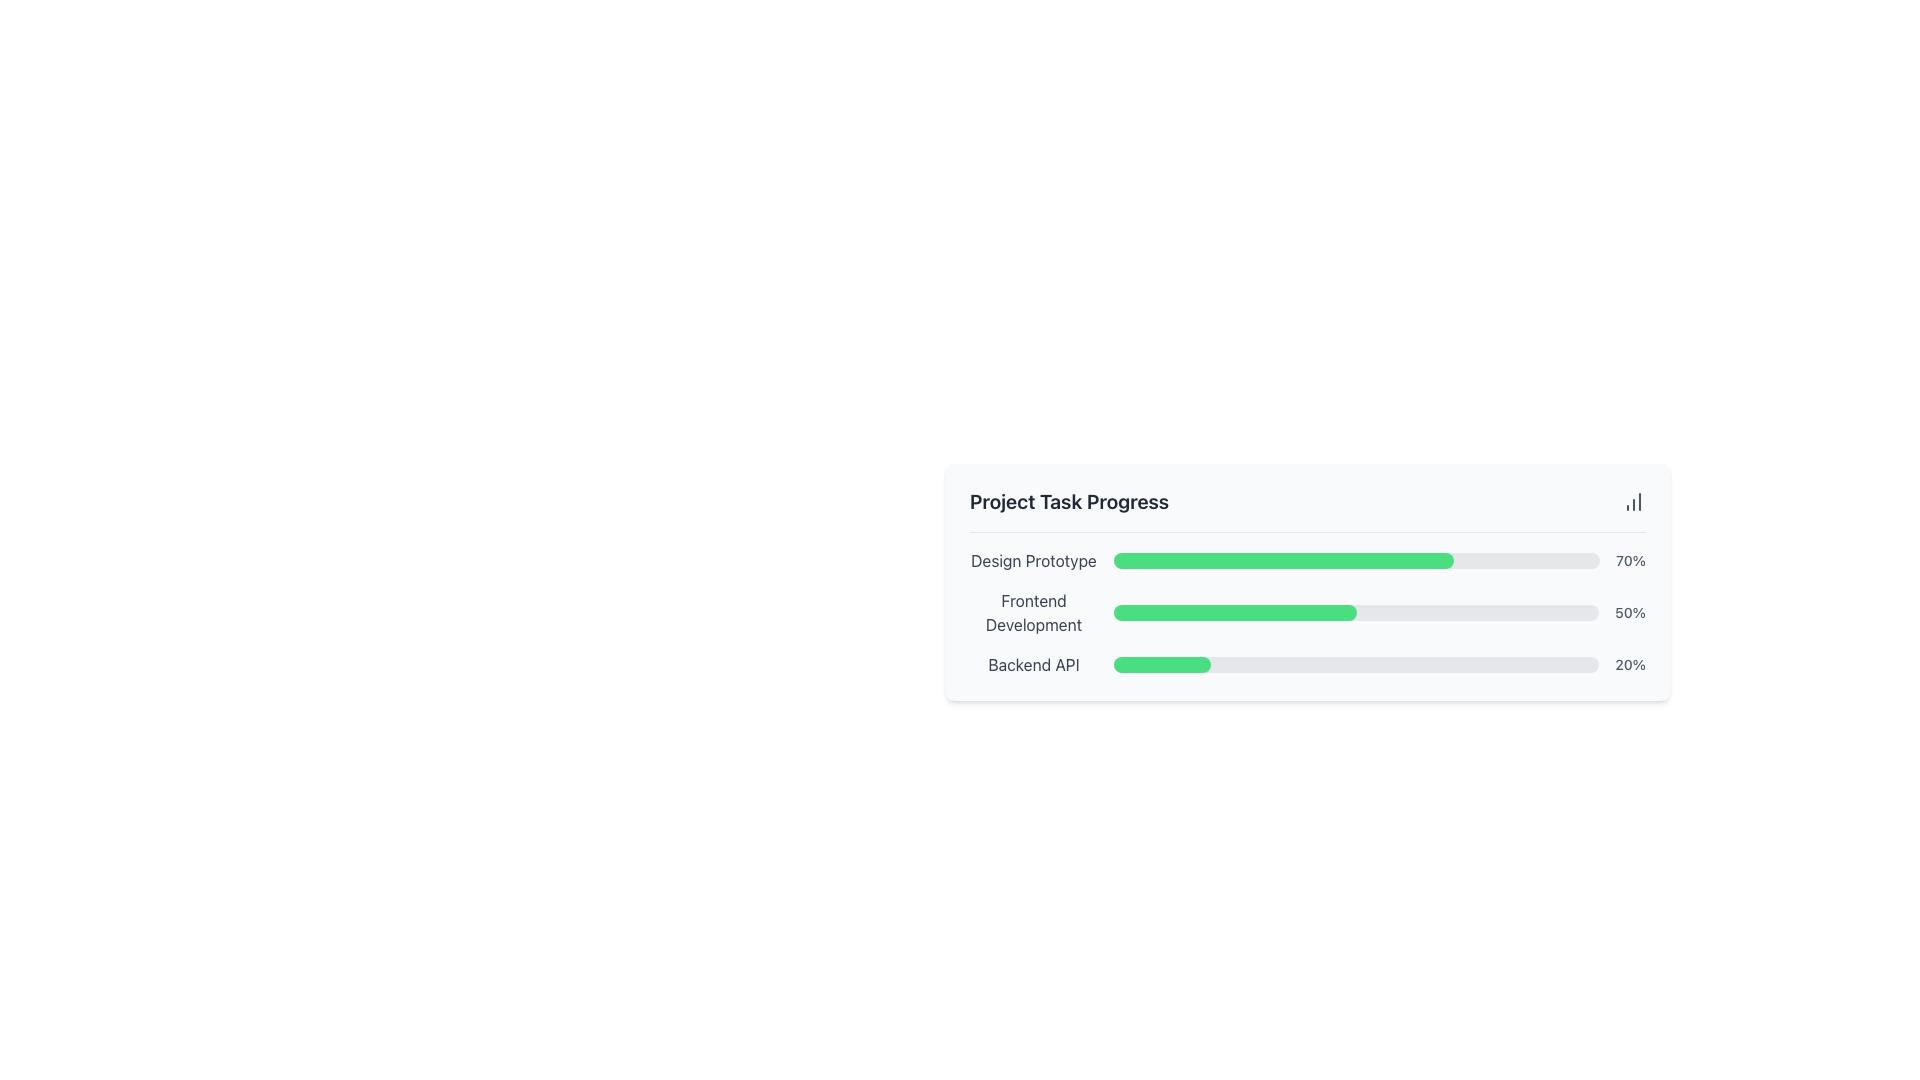 The image size is (1920, 1080). What do you see at coordinates (1308, 612) in the screenshot?
I see `label 'Frontend Development' and the progress percentage '50%' from the progress bar that is the second in the list under the card labeled 'Project Task Progress'` at bounding box center [1308, 612].